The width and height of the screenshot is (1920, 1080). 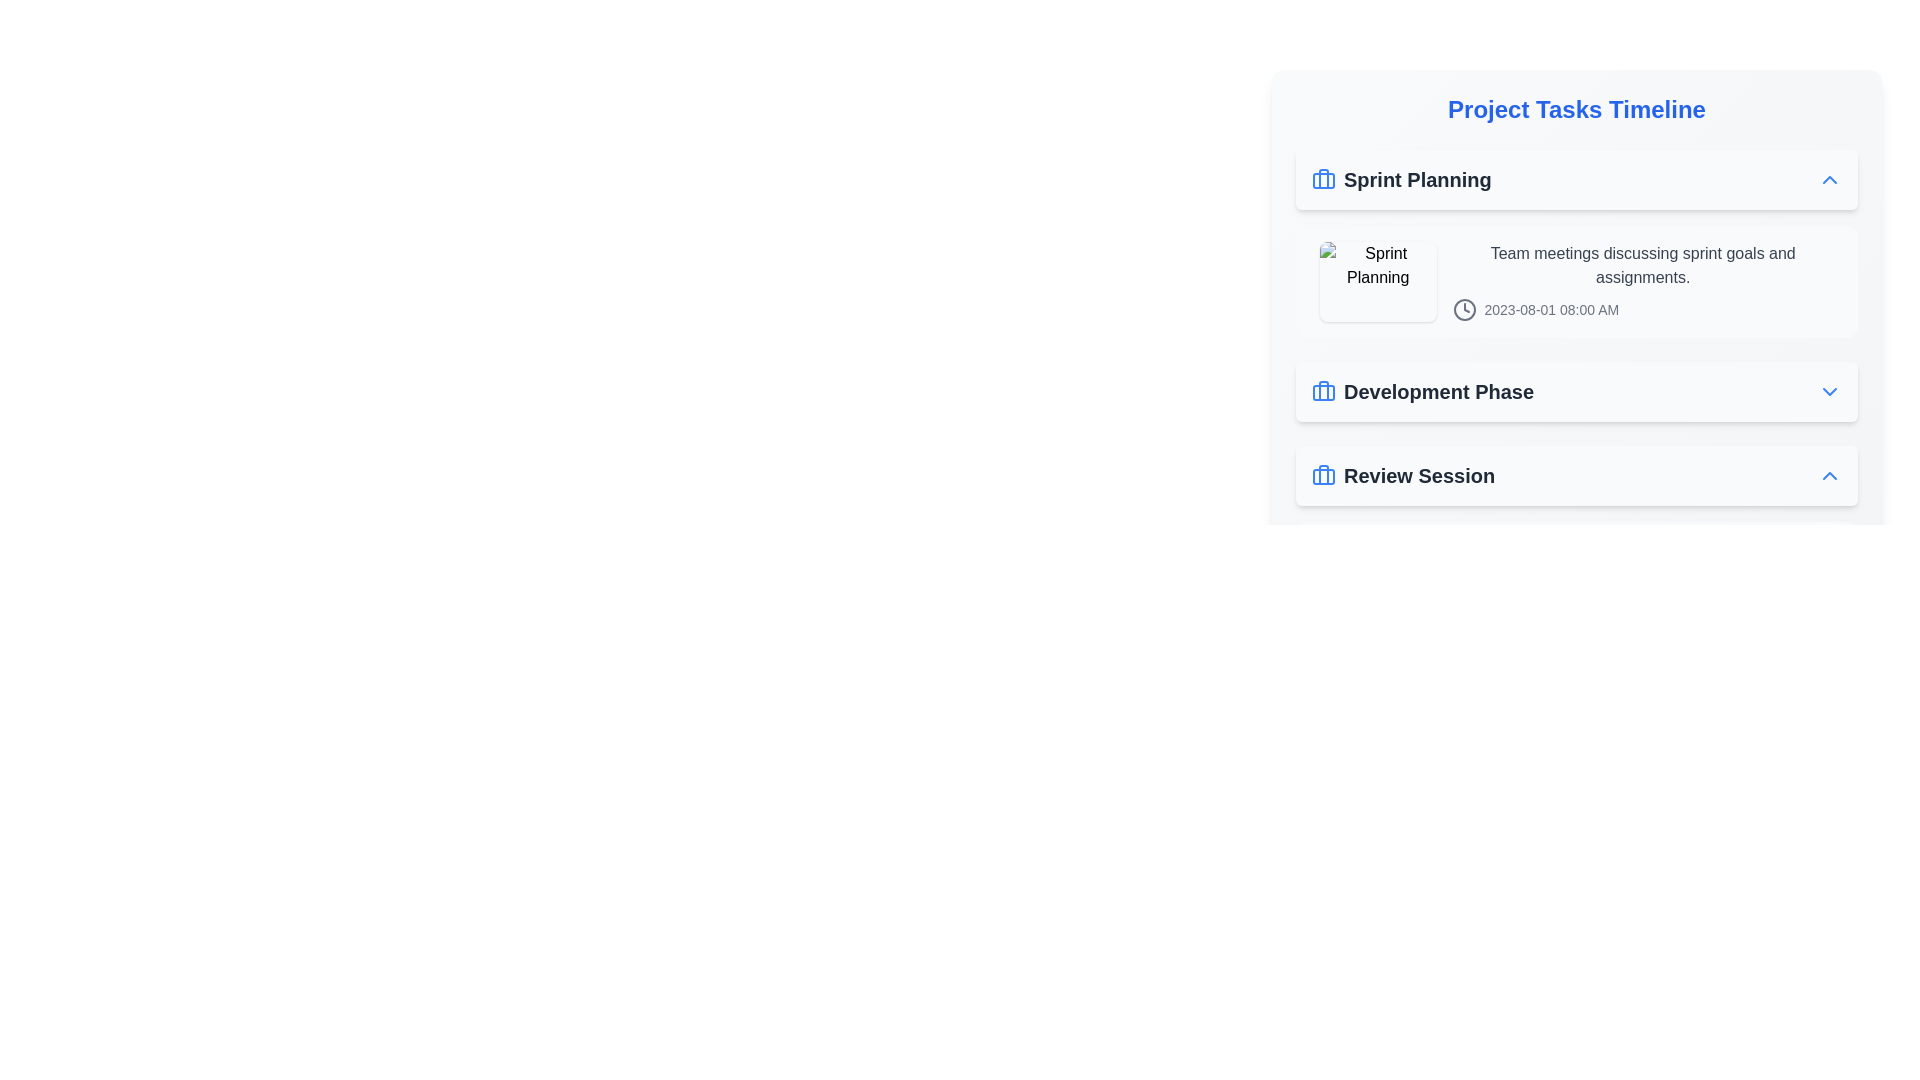 I want to click on label 'Sprint Planning' which is prominently styled in bold font and accompanied by a briefcase icon, located at the top of the 'Project Tasks Timeline' panel, so click(x=1400, y=180).